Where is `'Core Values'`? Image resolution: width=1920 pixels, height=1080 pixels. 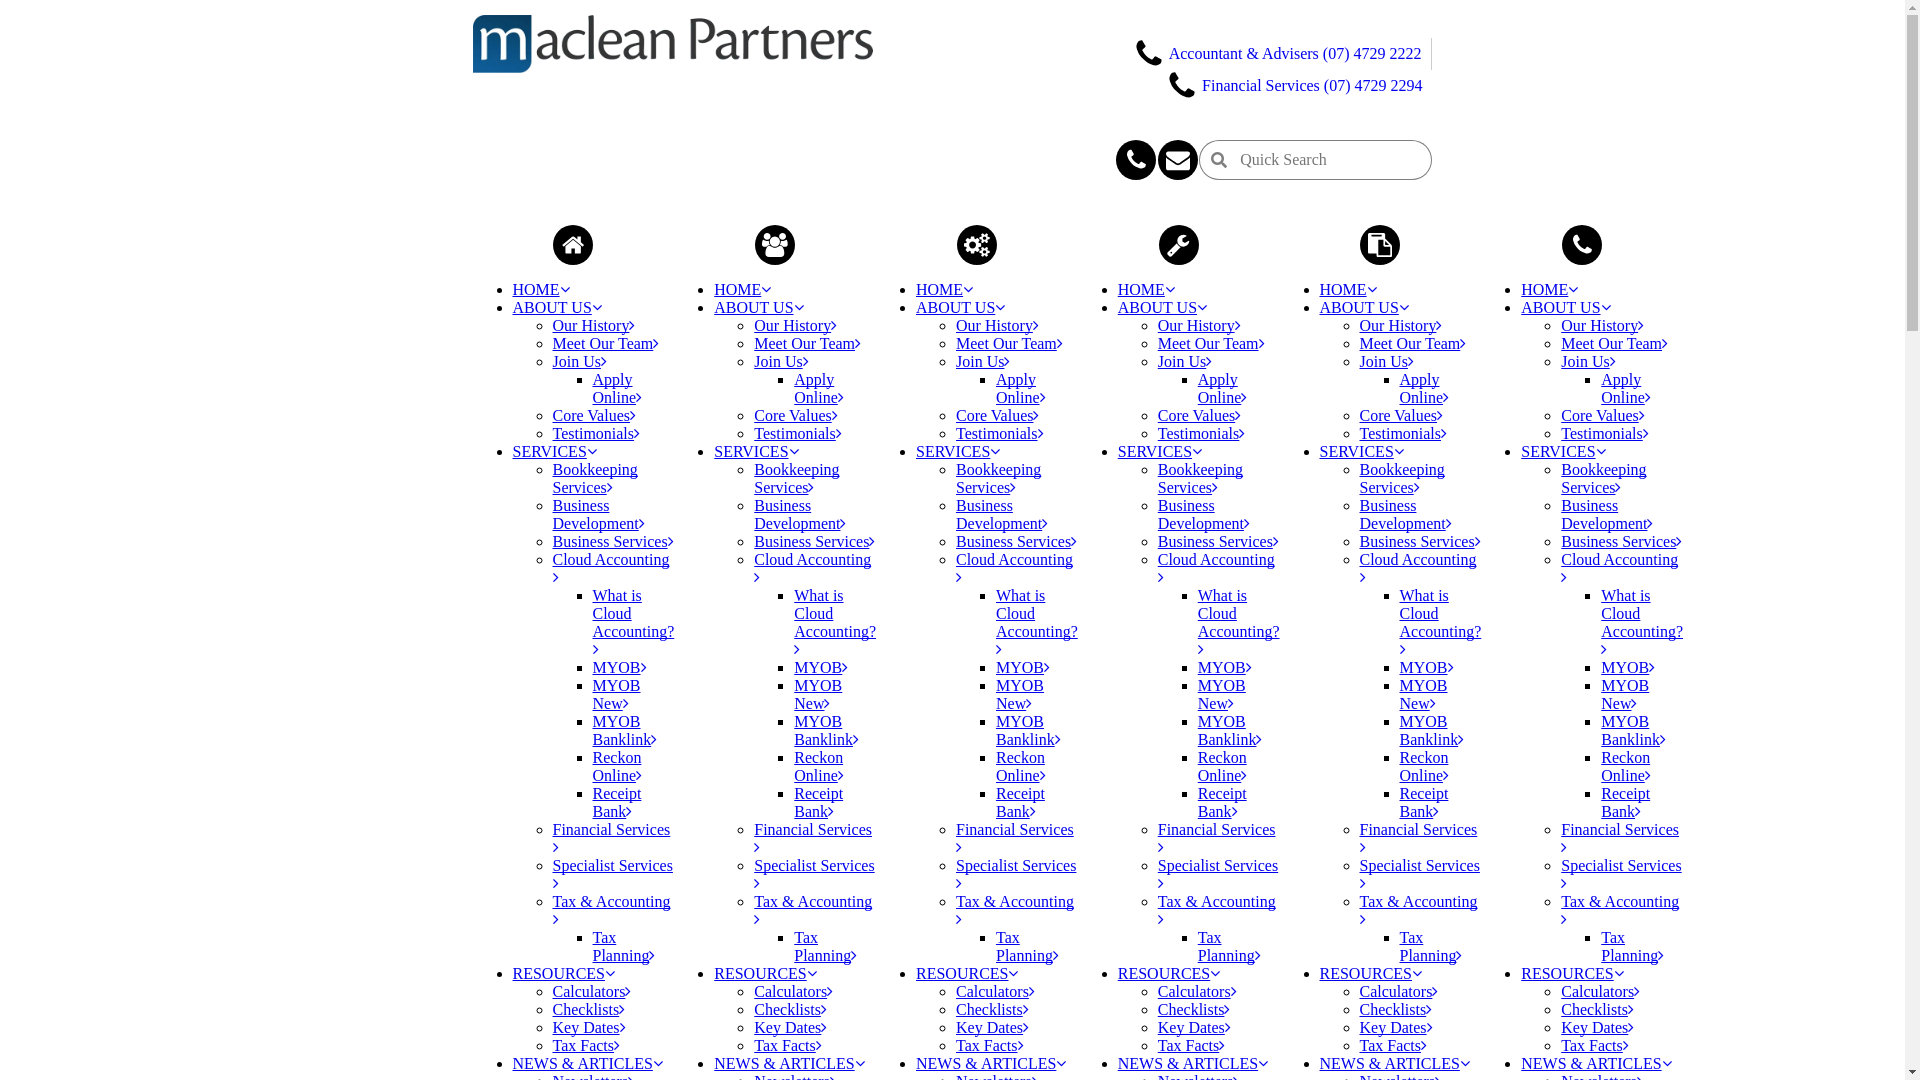
'Core Values' is located at coordinates (1602, 414).